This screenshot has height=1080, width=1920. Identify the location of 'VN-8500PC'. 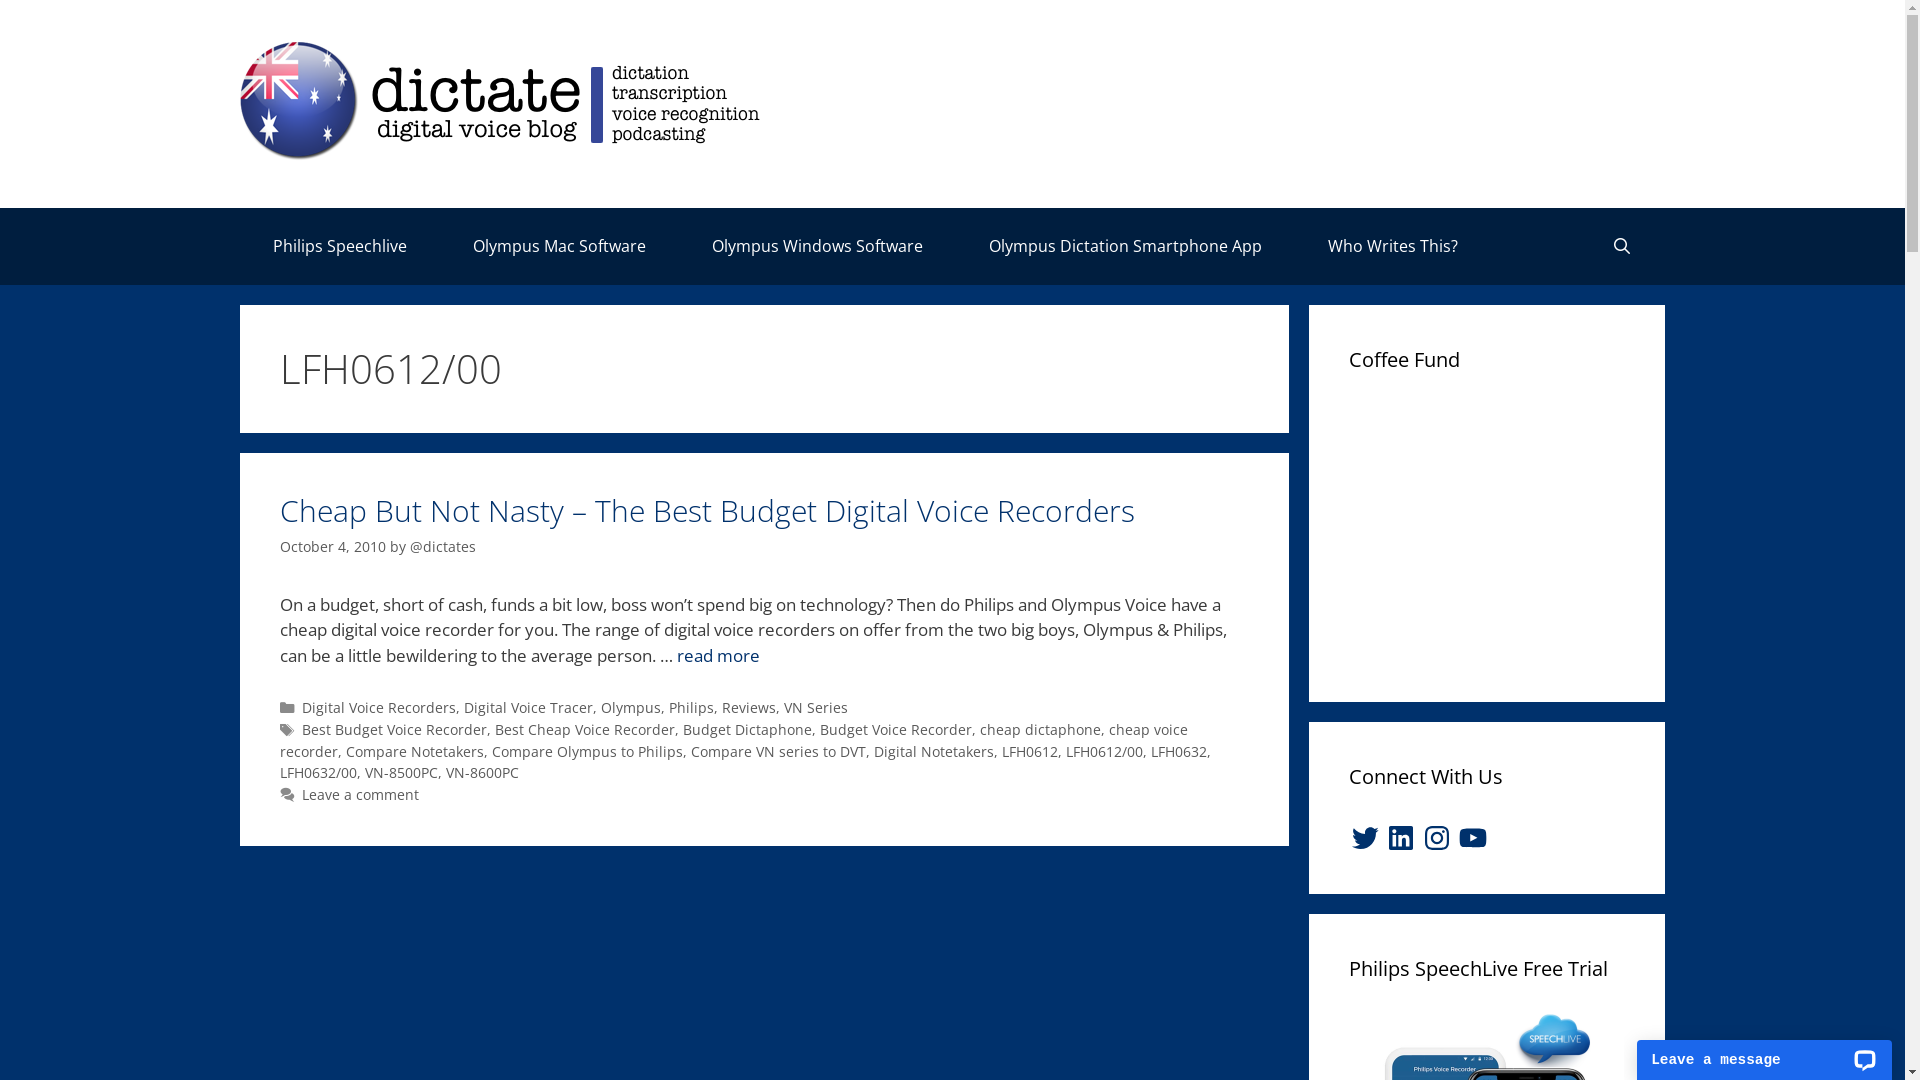
(400, 771).